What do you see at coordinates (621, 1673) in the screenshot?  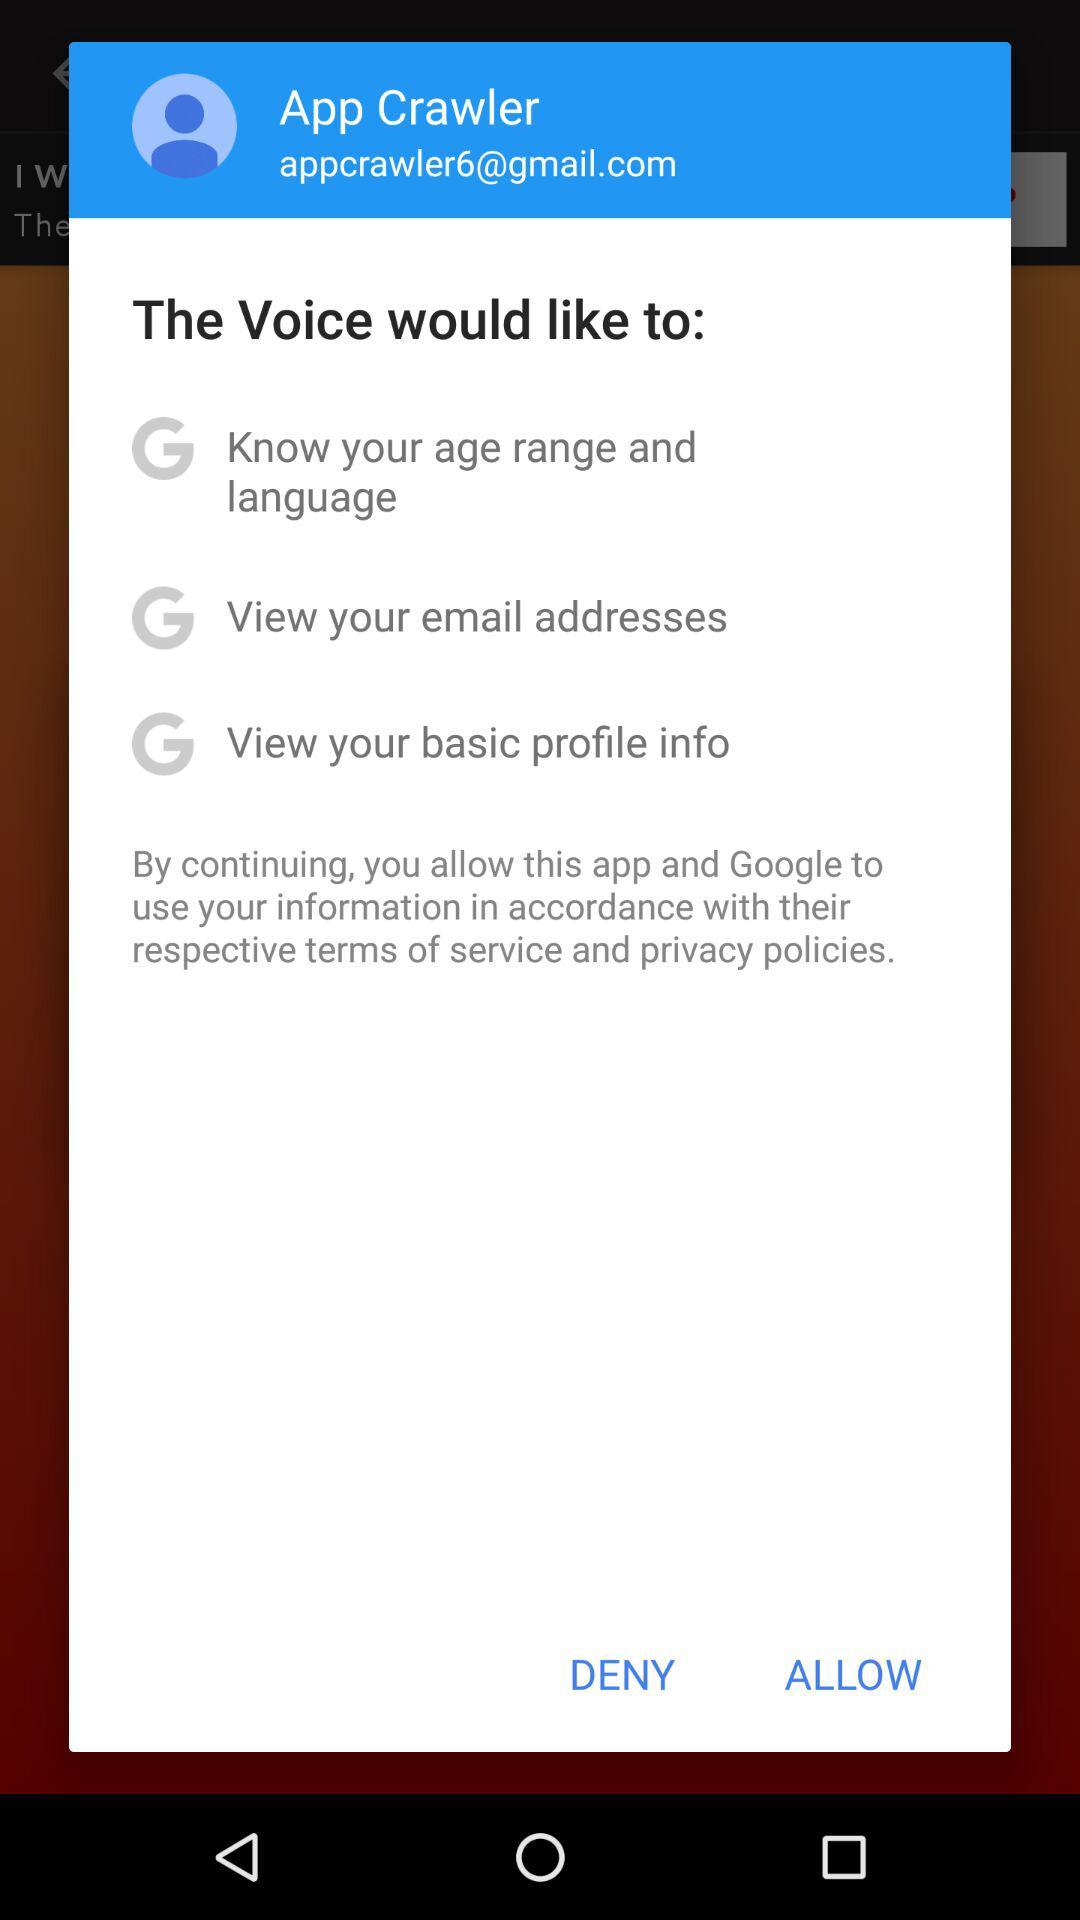 I see `deny button` at bounding box center [621, 1673].